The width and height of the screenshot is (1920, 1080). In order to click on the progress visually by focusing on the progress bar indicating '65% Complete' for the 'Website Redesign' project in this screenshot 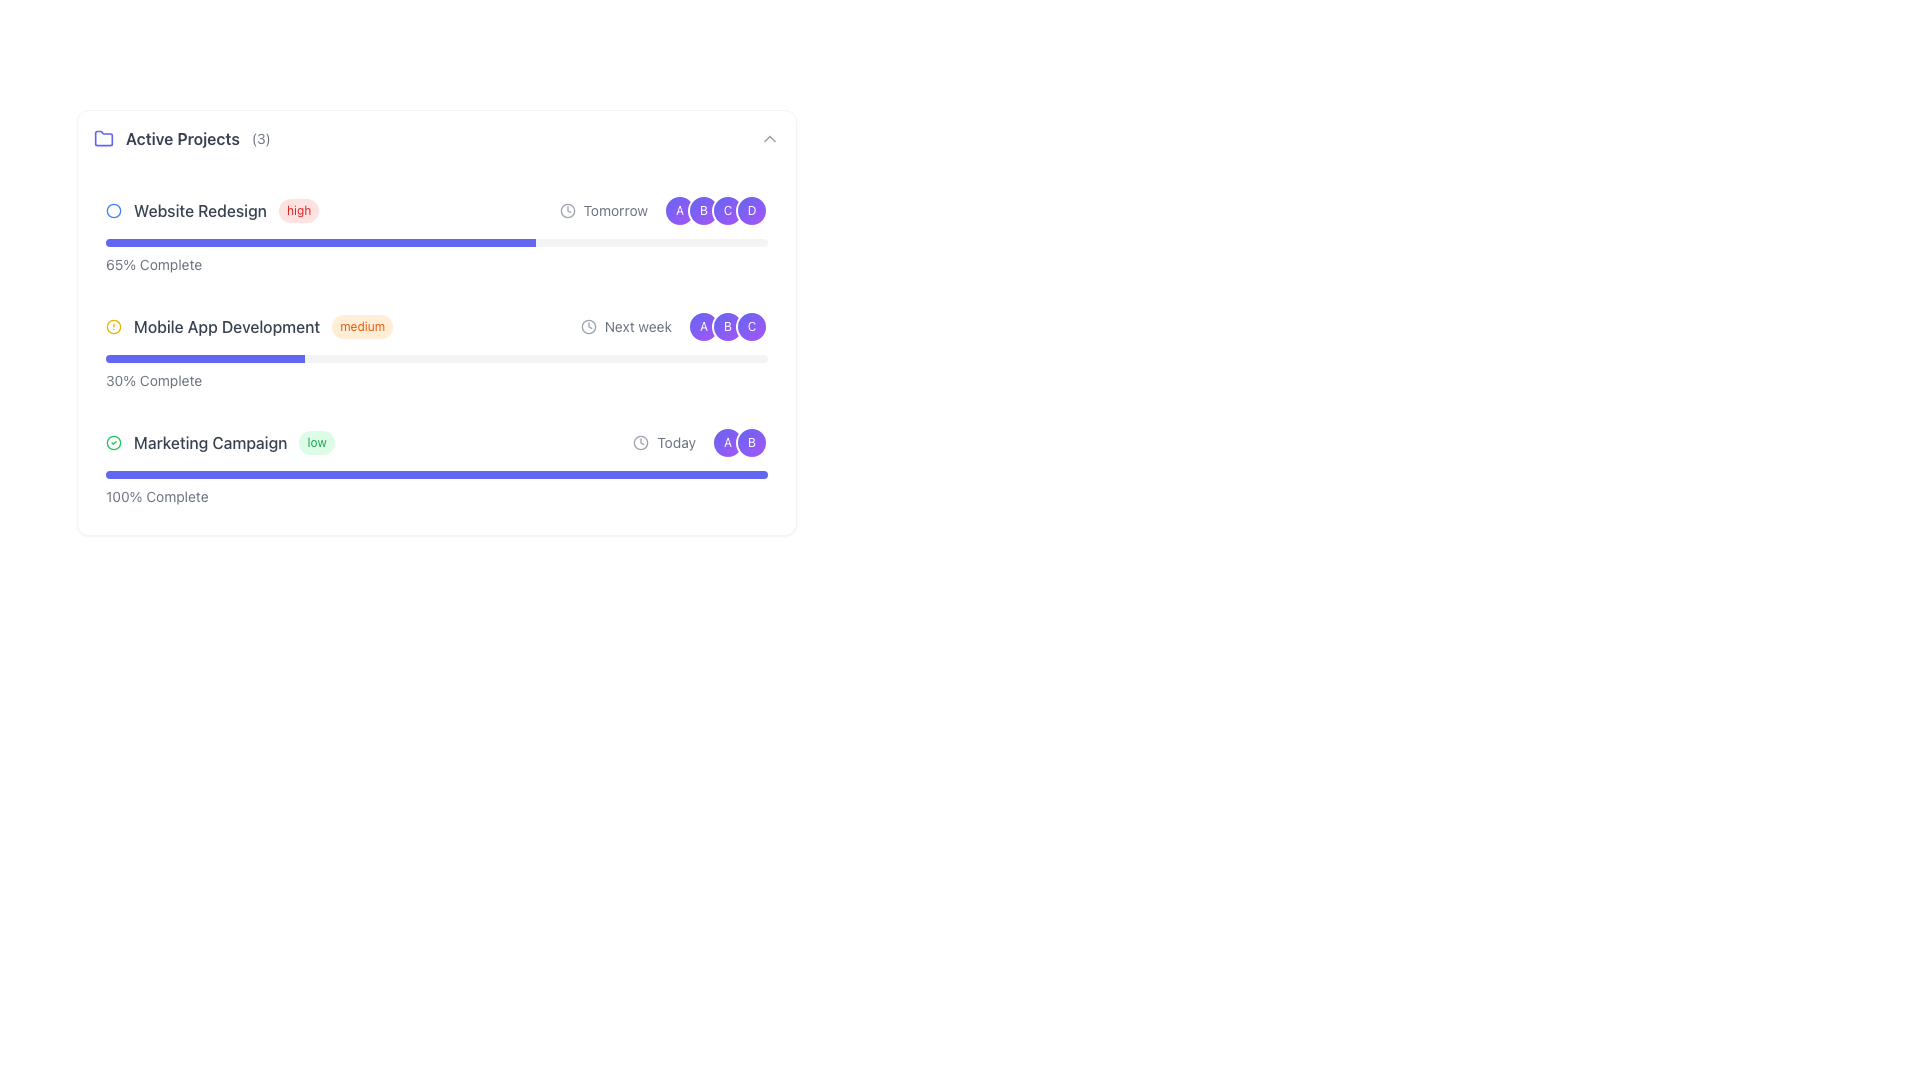, I will do `click(435, 242)`.